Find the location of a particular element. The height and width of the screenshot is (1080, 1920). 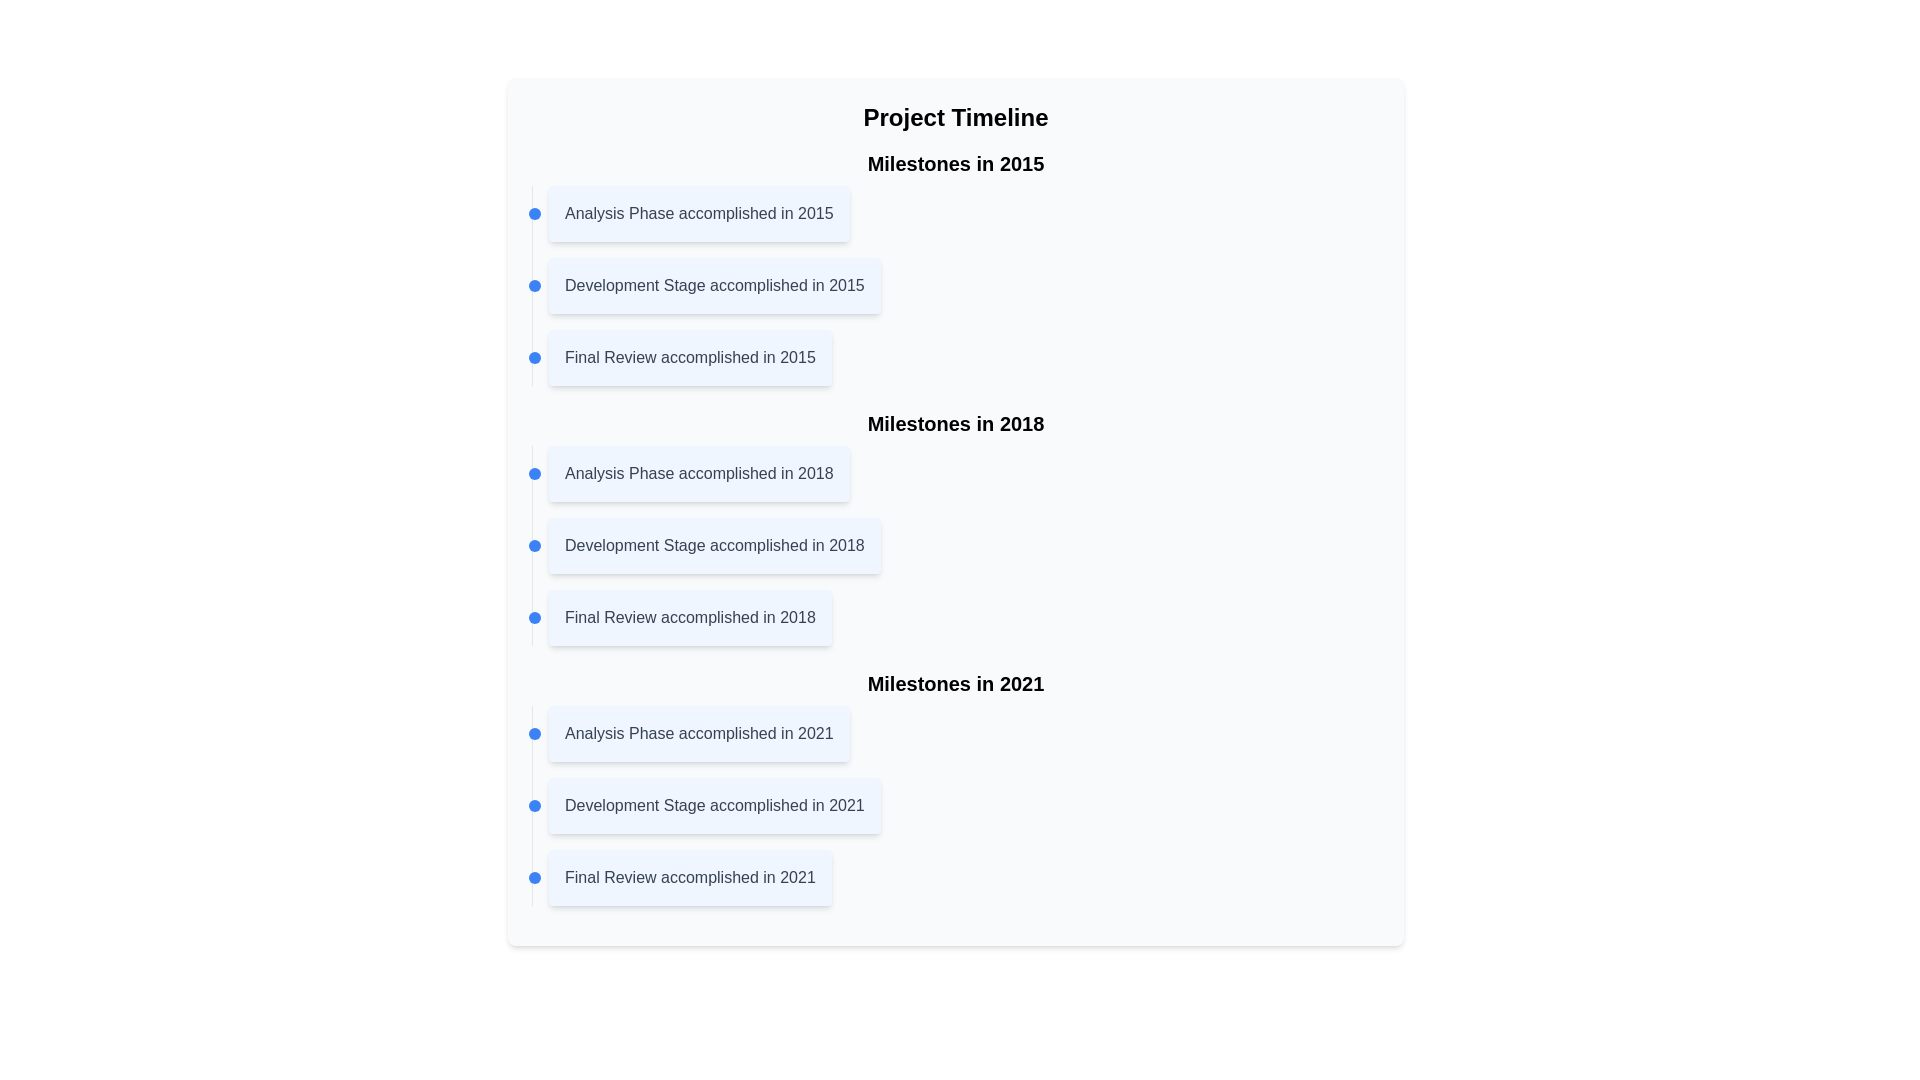

the text box element that provides information about the 'Development Stage accomplished in 2018' event, which is the second item in the list under the 'Milestones in 2018' section of the 'Project Timeline' is located at coordinates (714, 546).